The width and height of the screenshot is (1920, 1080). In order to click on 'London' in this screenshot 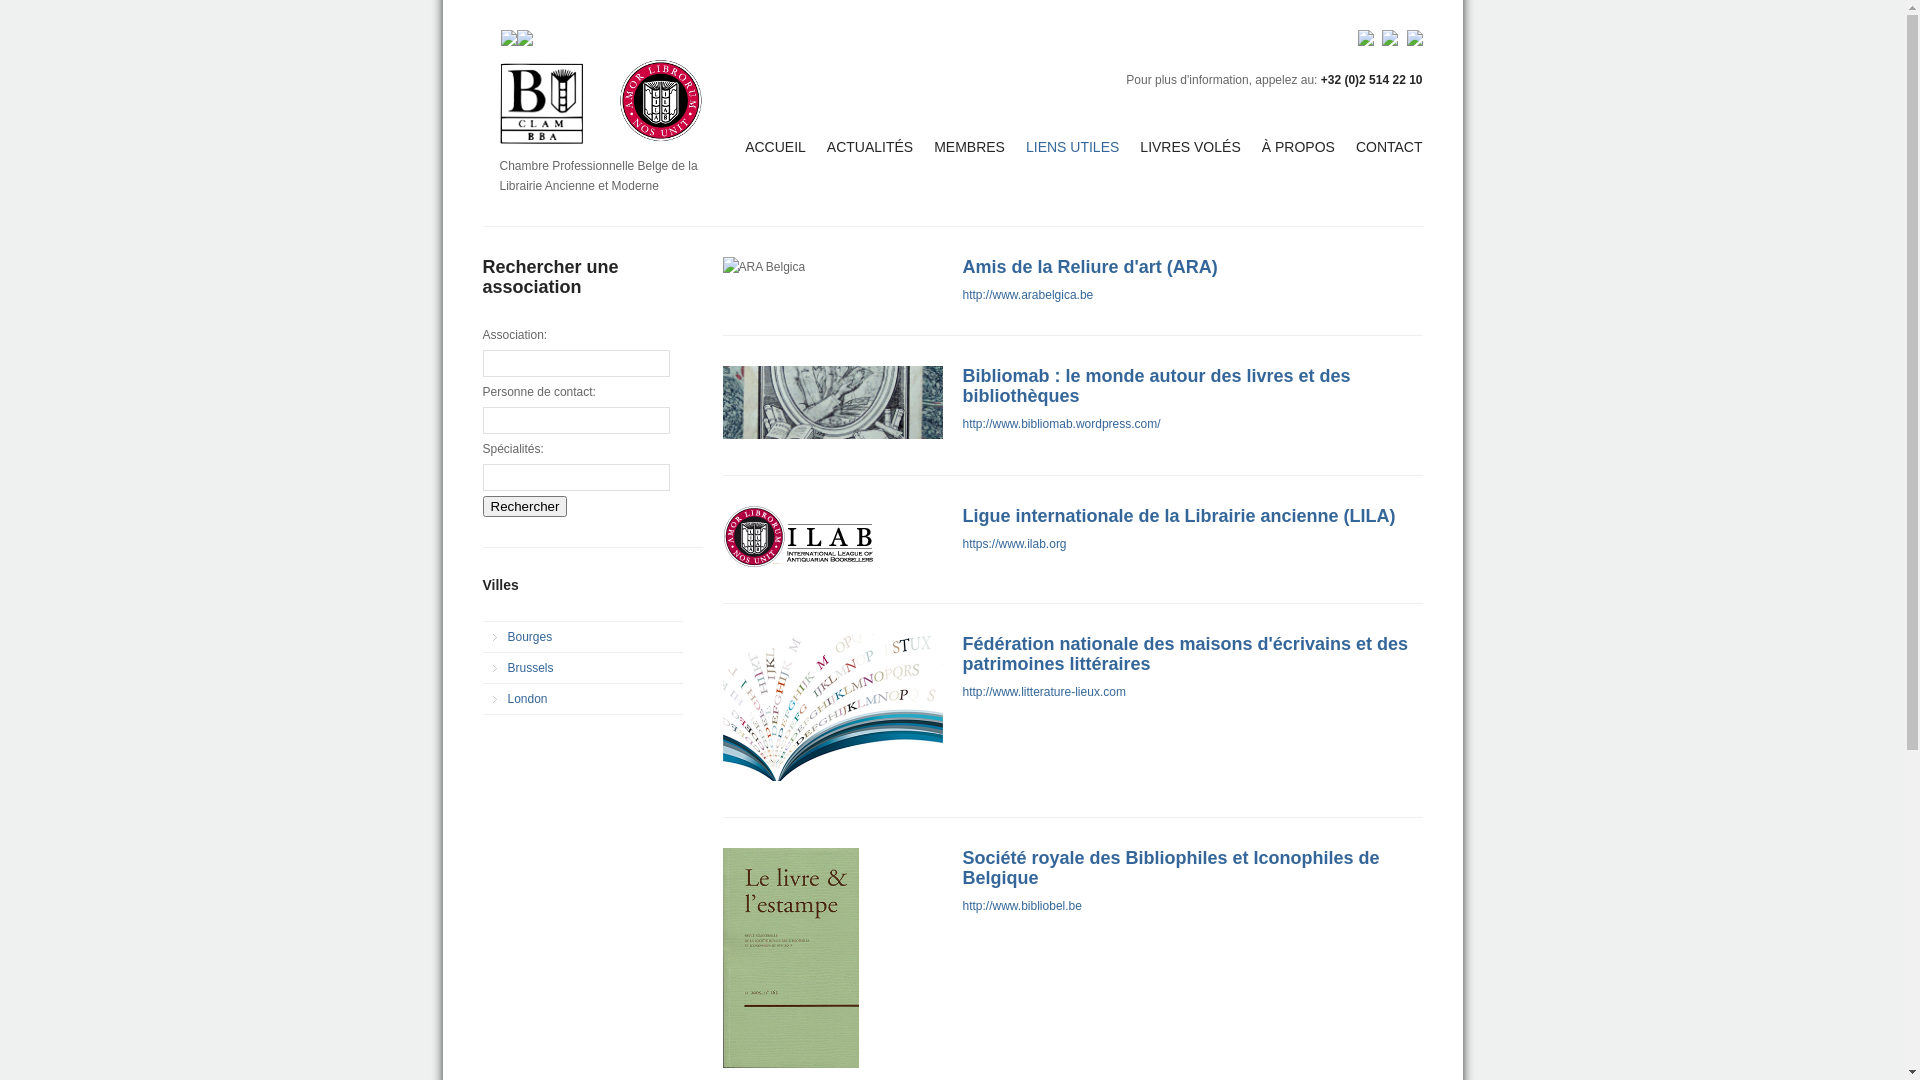, I will do `click(580, 697)`.